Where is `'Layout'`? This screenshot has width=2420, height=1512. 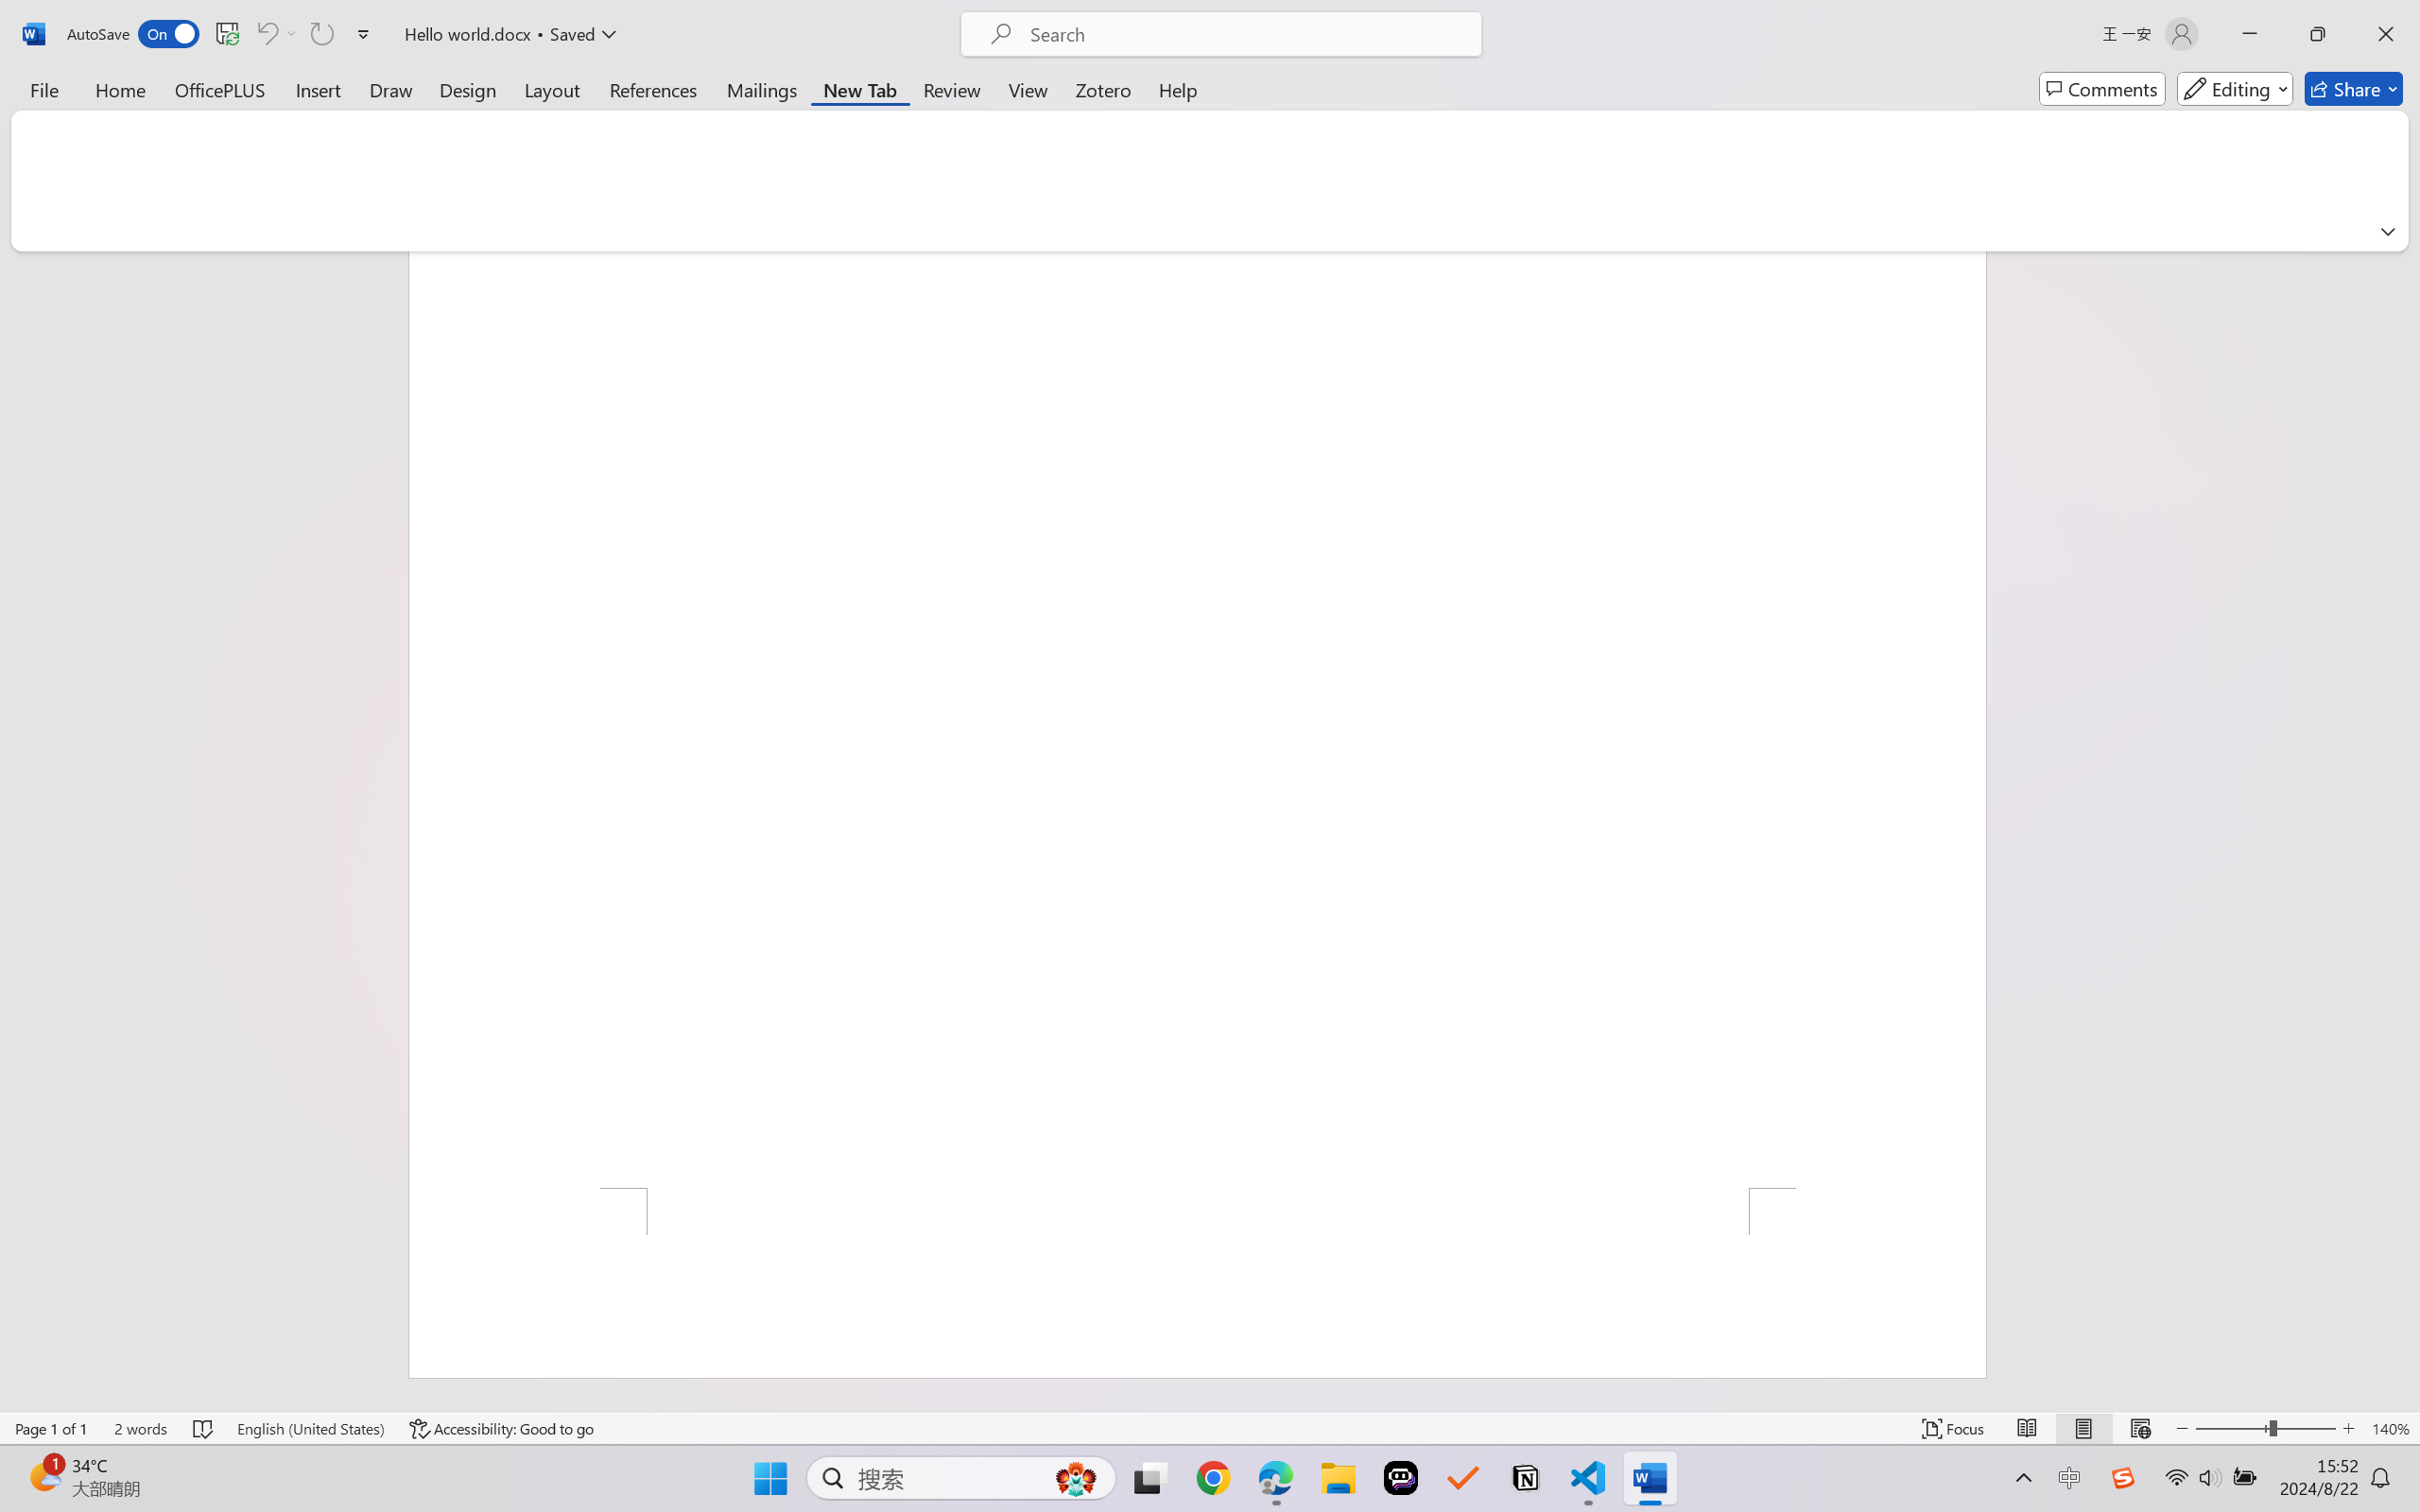
'Layout' is located at coordinates (550, 88).